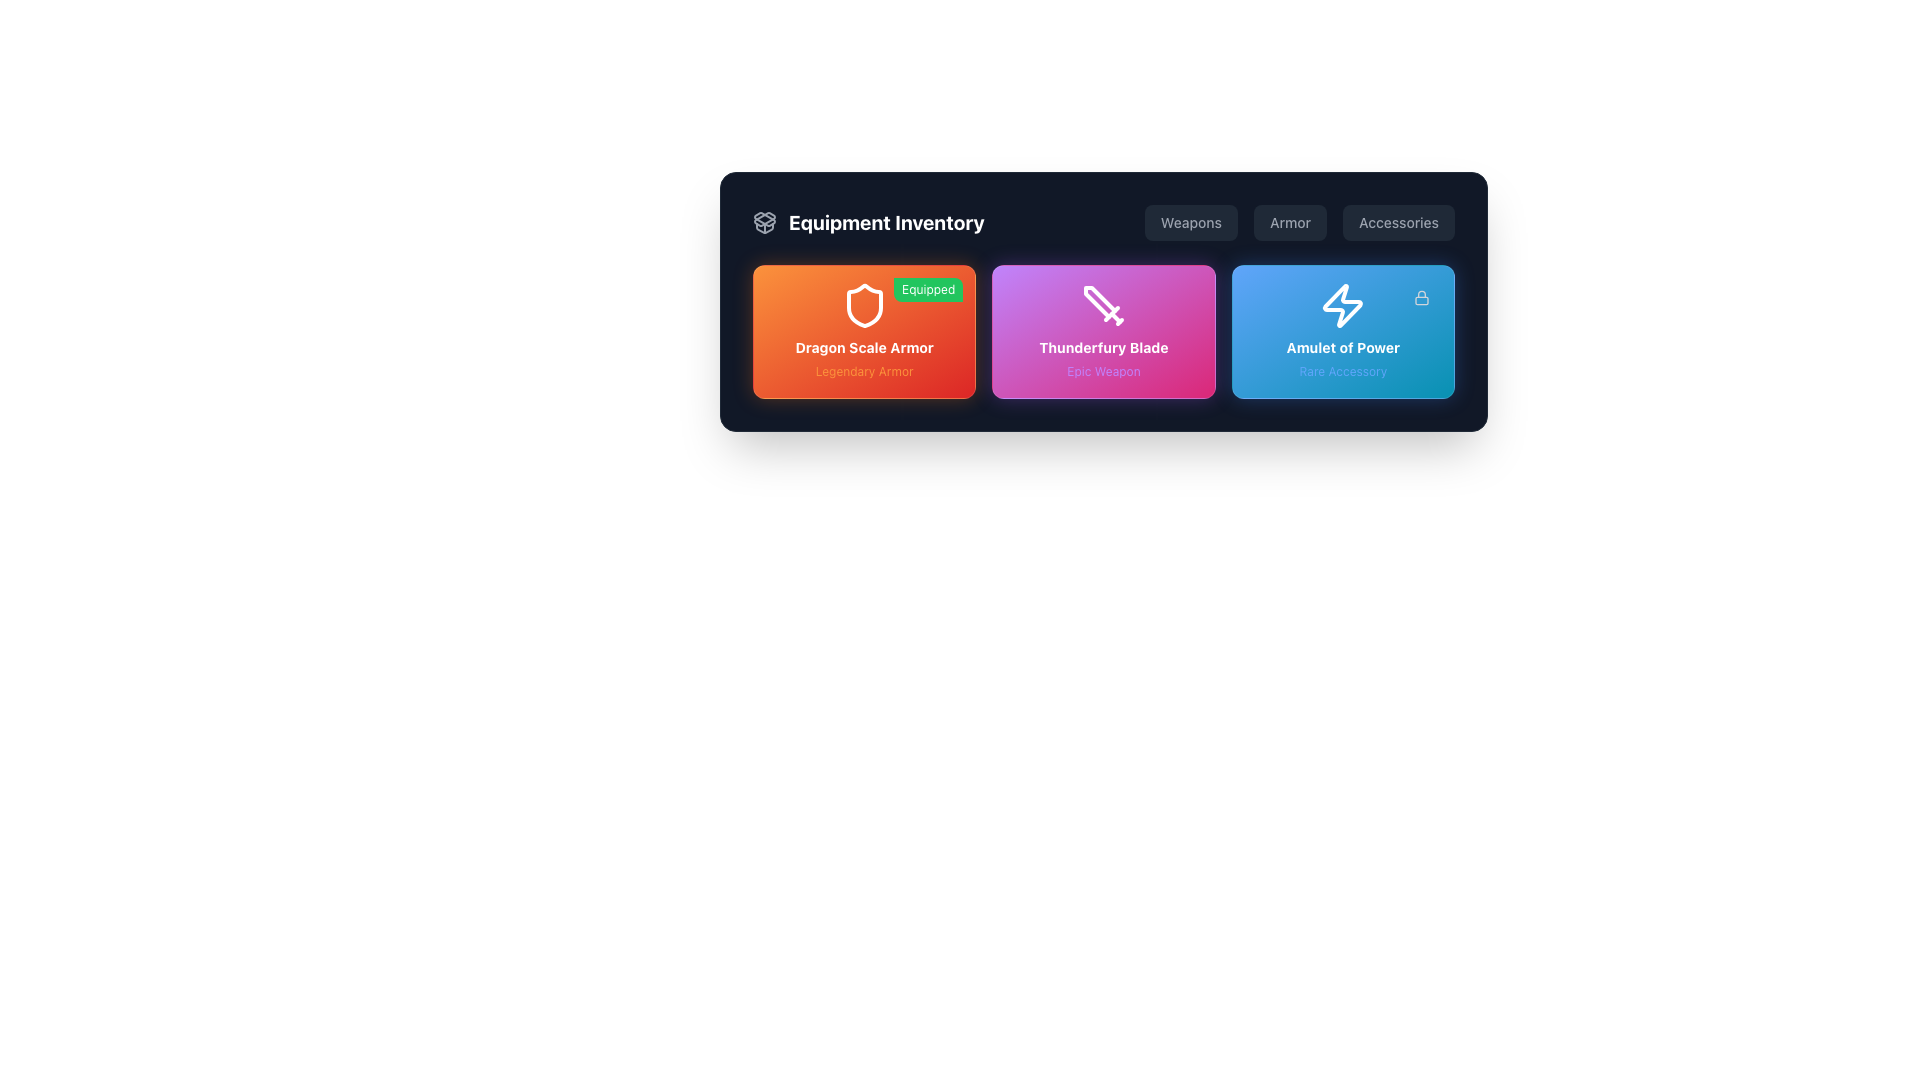 The height and width of the screenshot is (1080, 1920). I want to click on the locked Amulet of Power icon located at the top-right corner of the Amulet of Power card, adjacent to the lightning bolt graphic, so click(1420, 297).